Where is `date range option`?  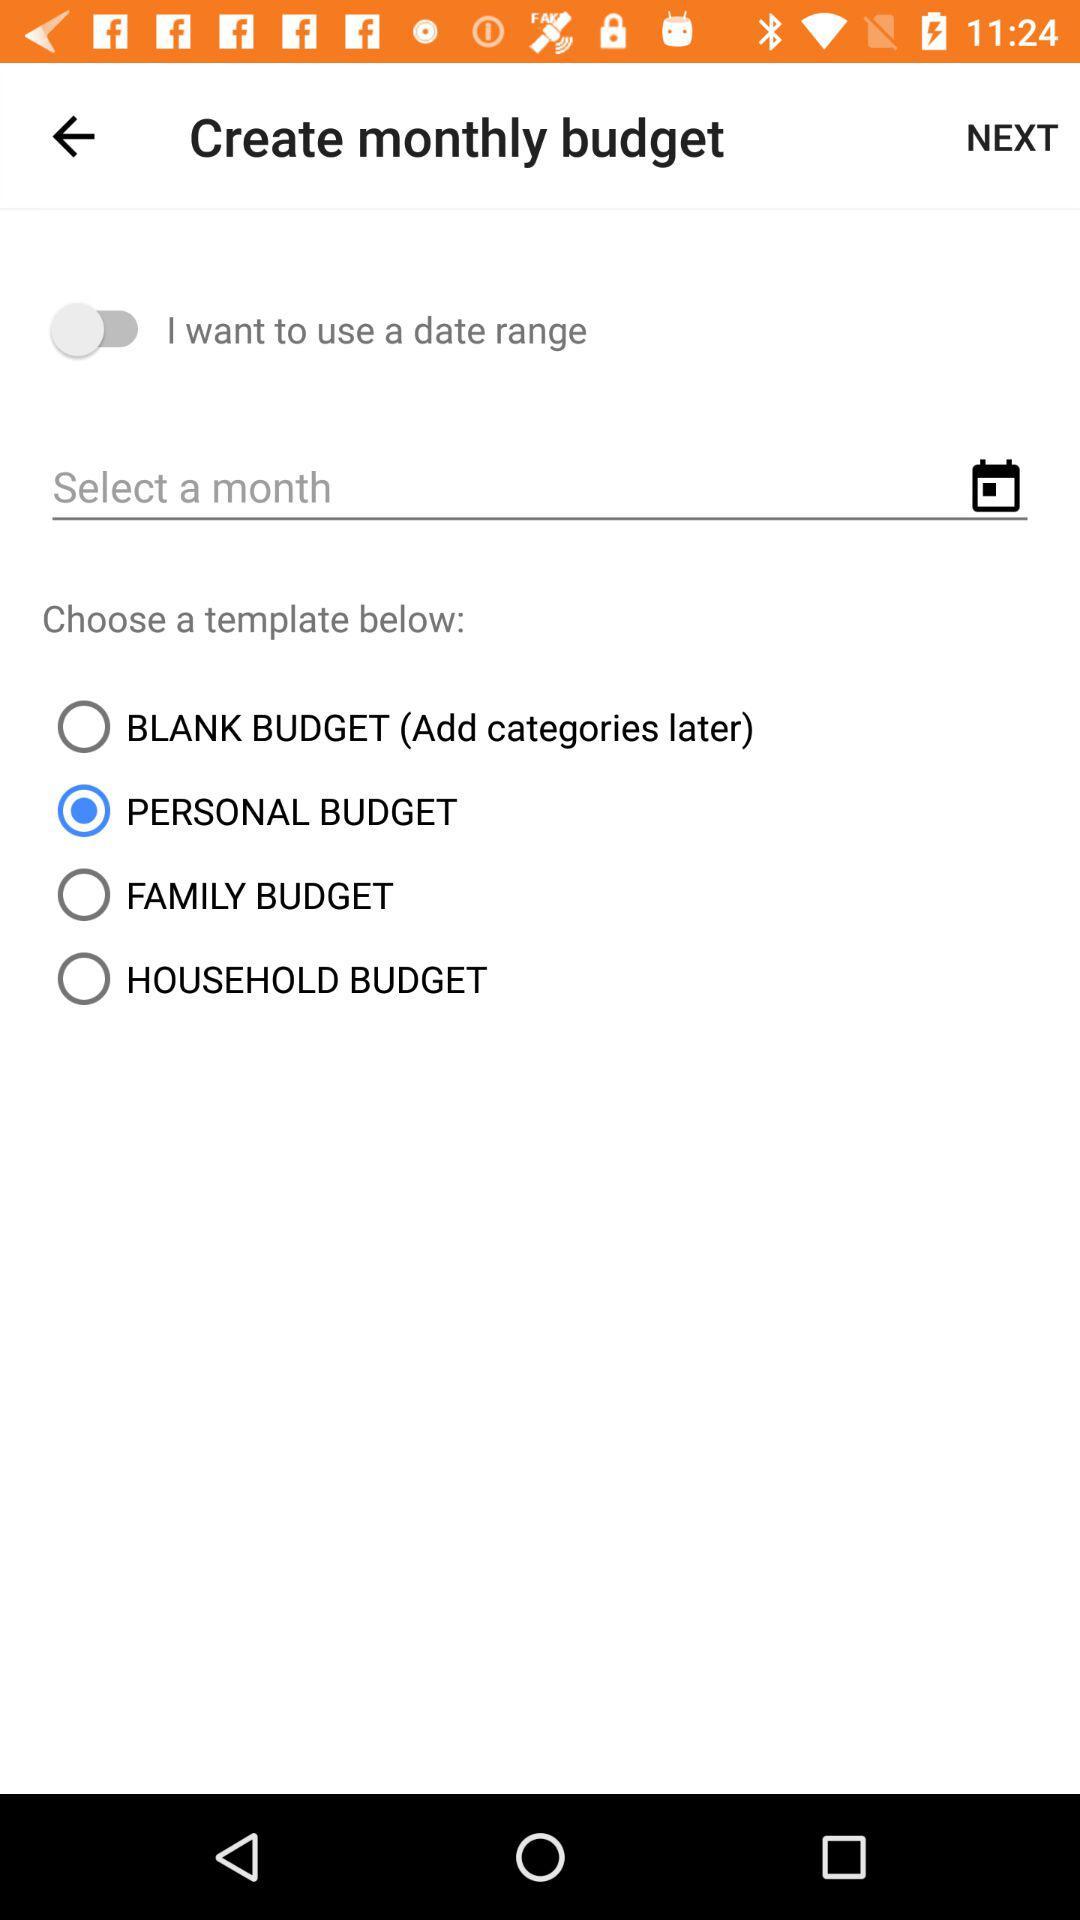 date range option is located at coordinates (104, 329).